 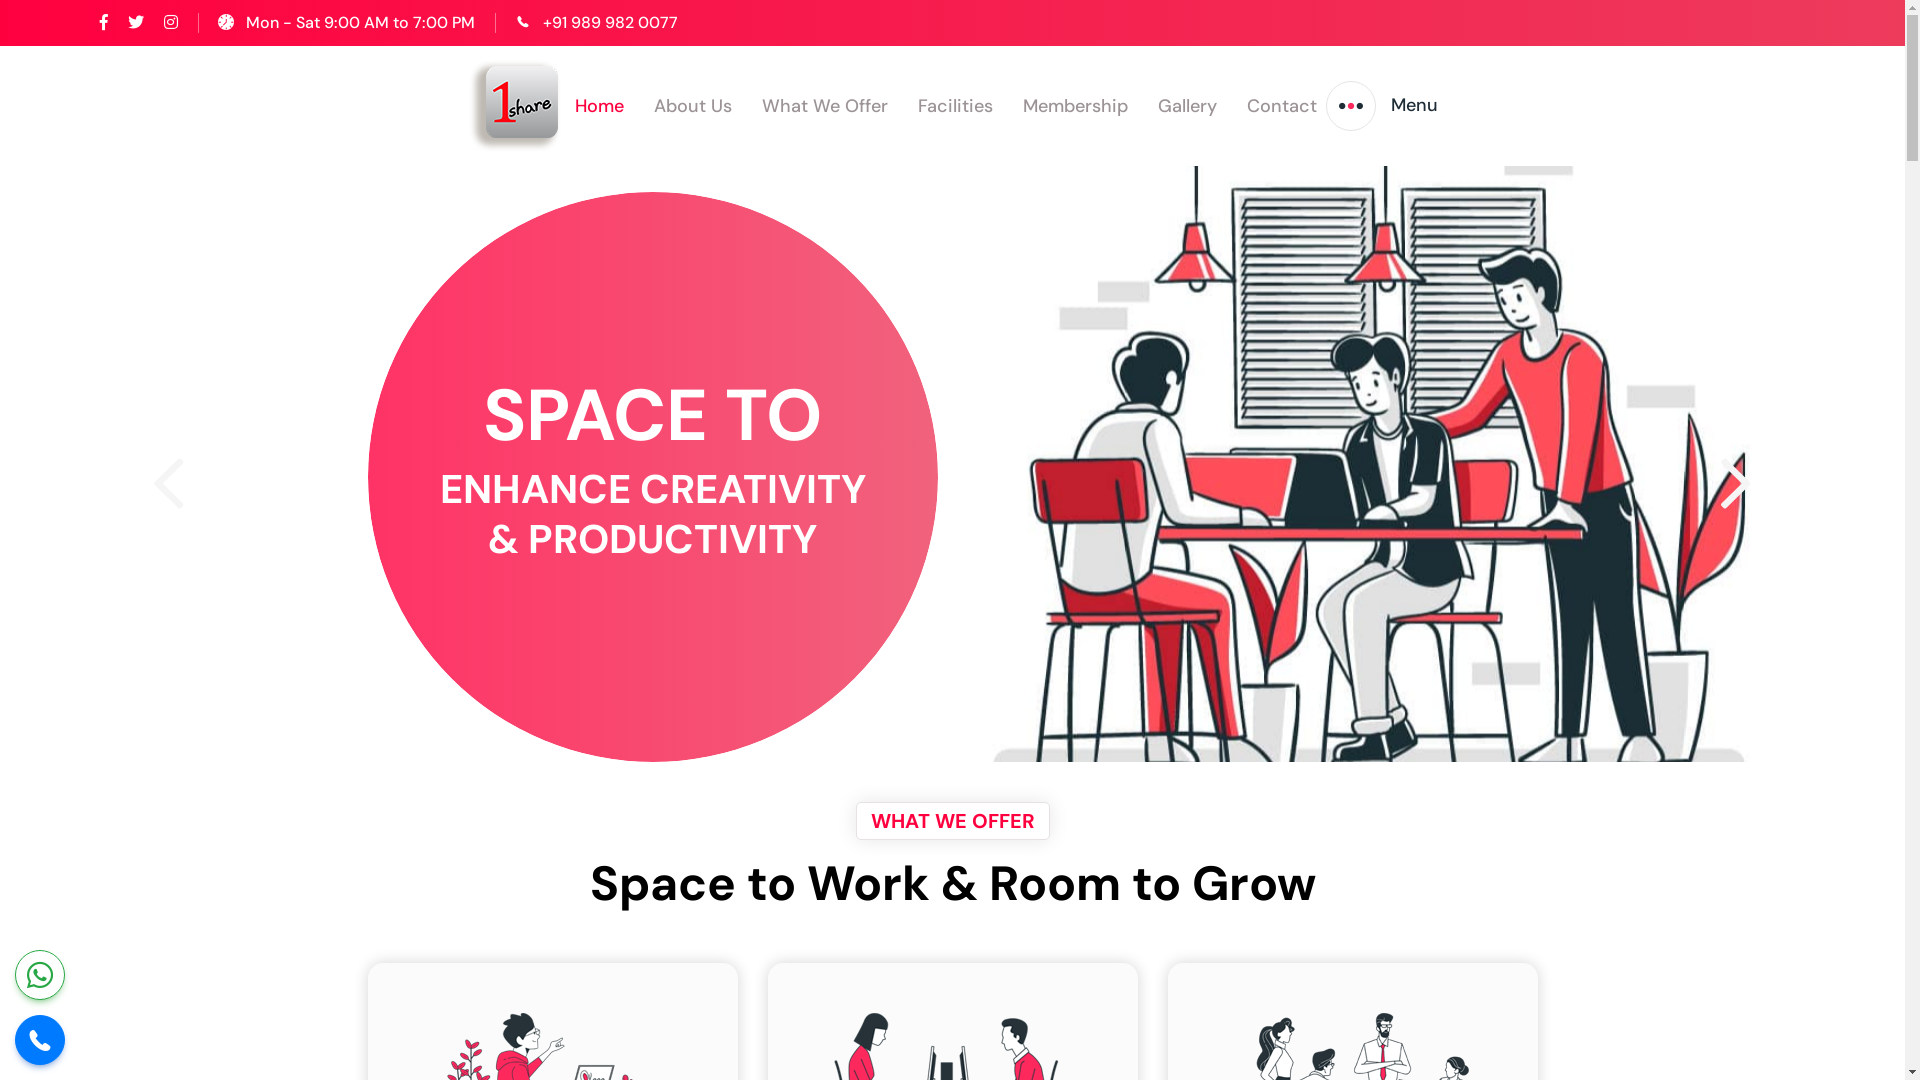 I want to click on 'Contact', so click(x=1281, y=105).